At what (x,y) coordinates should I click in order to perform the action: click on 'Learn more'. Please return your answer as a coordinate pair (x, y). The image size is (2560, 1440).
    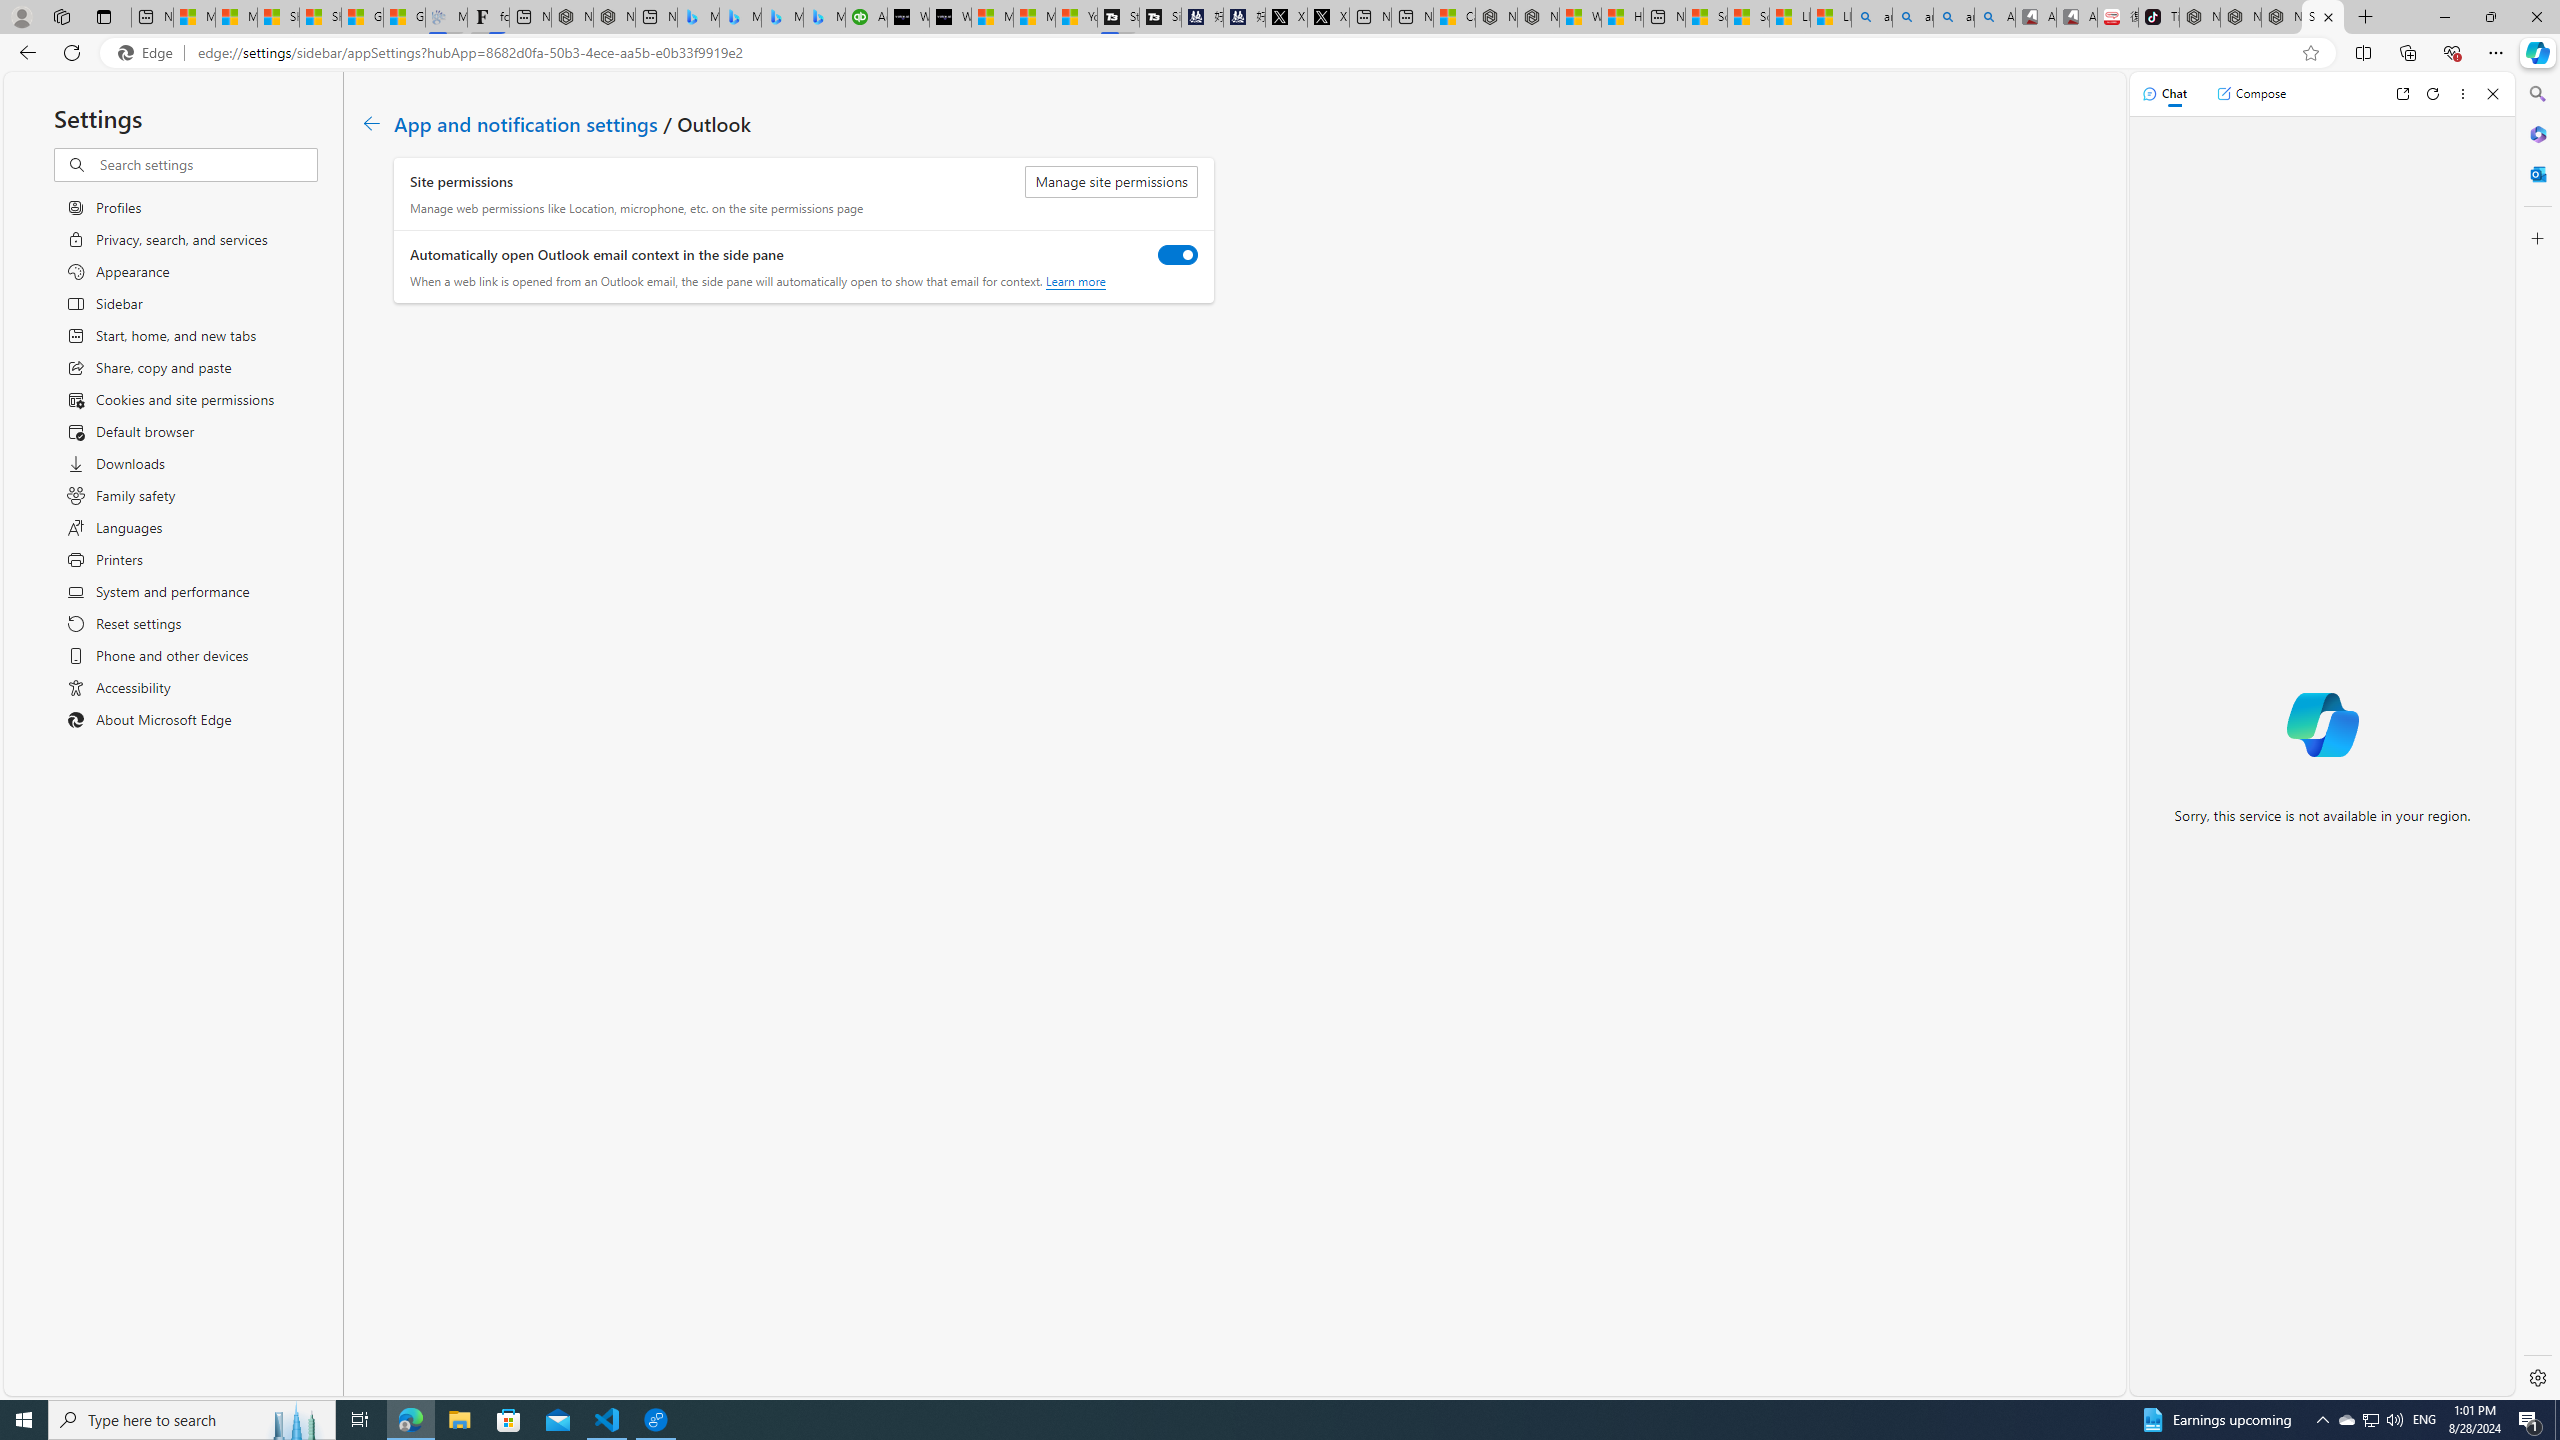
    Looking at the image, I should click on (1075, 280).